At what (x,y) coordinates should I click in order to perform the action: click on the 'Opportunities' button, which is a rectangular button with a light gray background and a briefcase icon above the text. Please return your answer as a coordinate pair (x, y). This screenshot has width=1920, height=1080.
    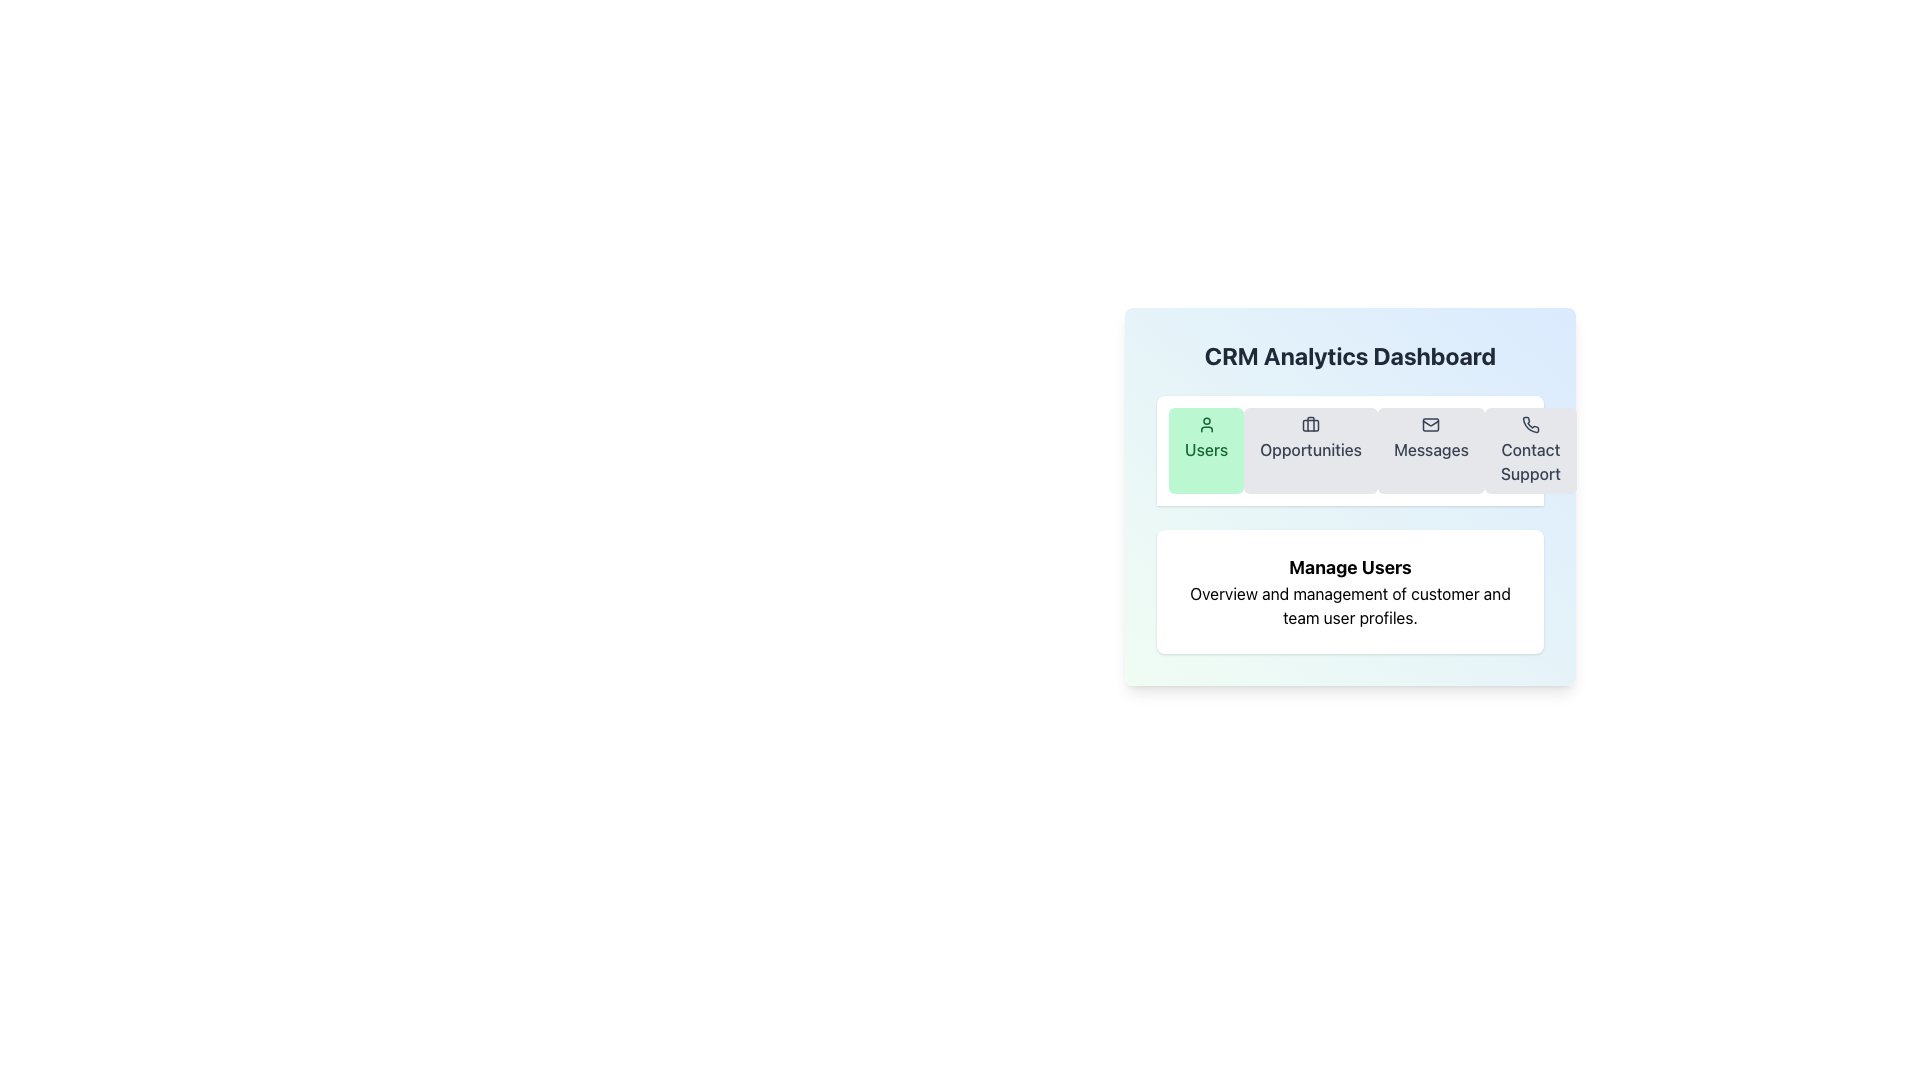
    Looking at the image, I should click on (1310, 451).